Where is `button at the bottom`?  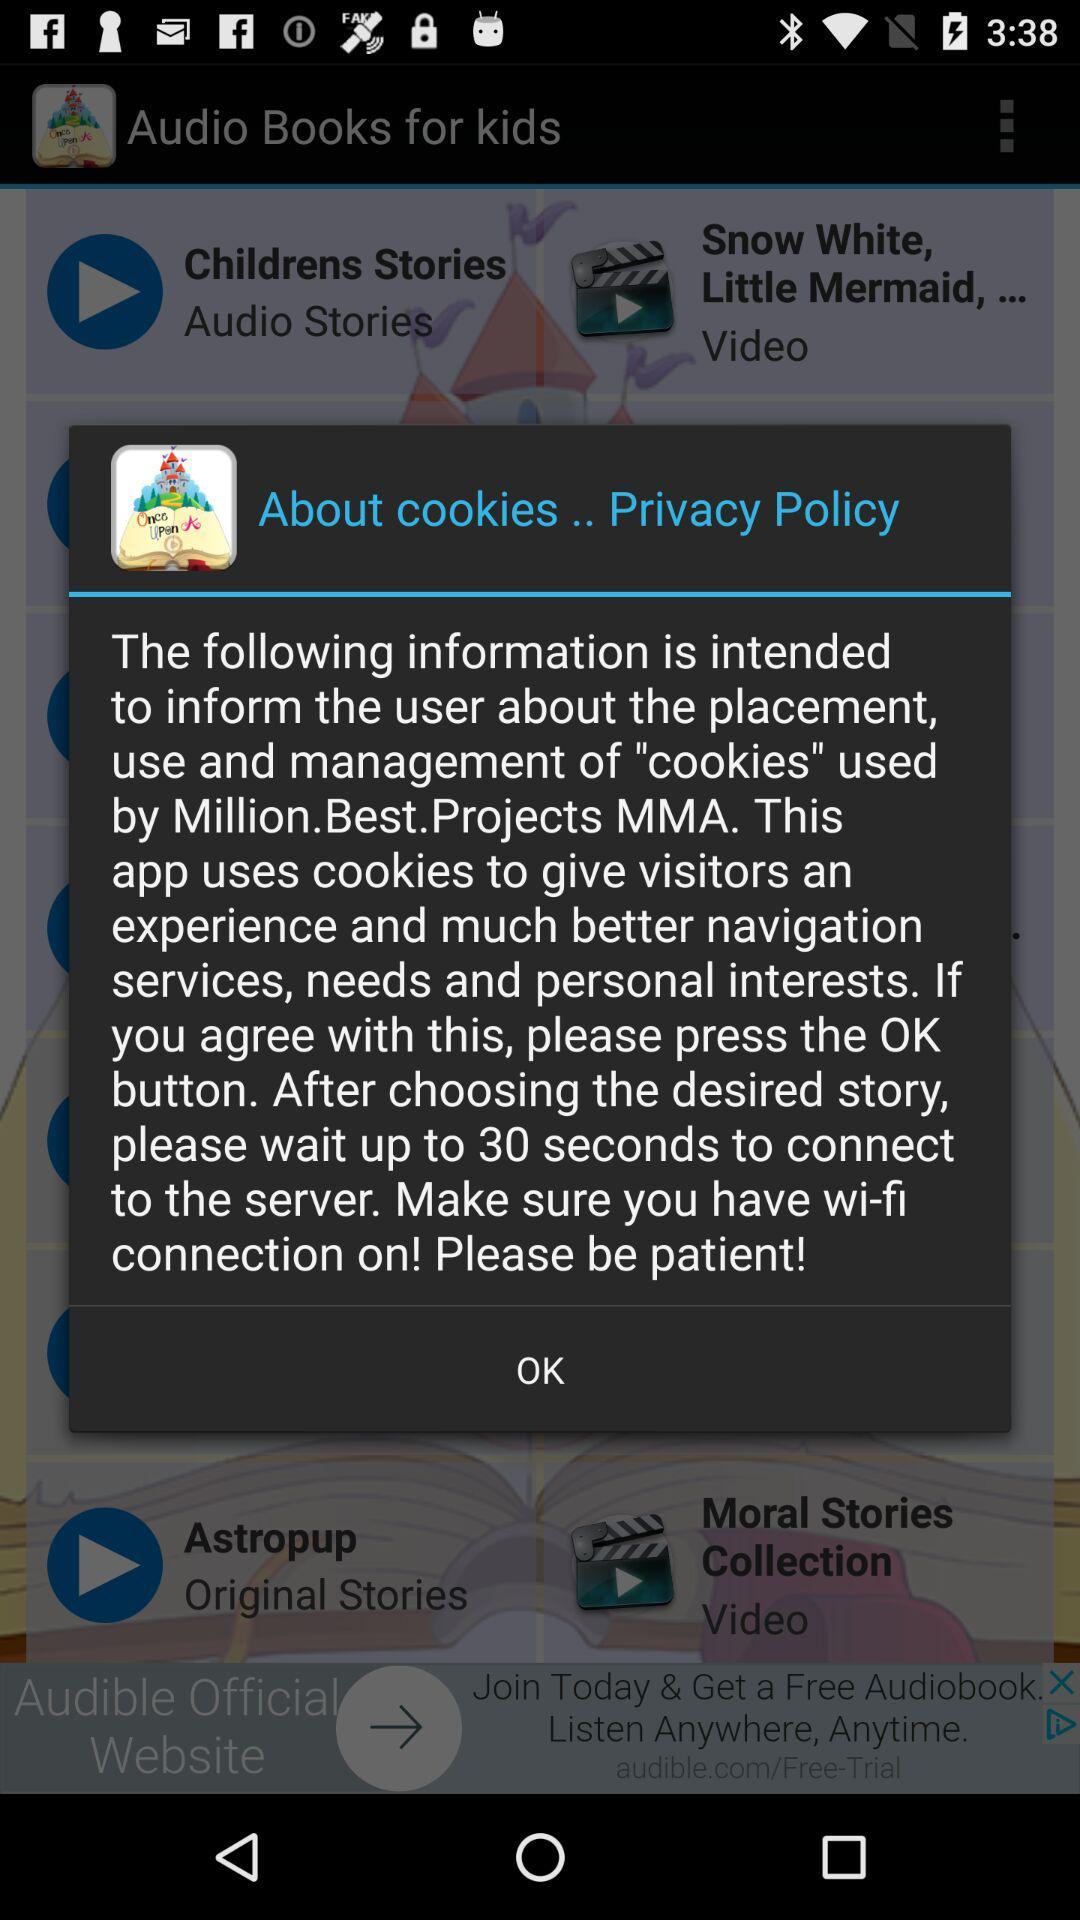
button at the bottom is located at coordinates (540, 1368).